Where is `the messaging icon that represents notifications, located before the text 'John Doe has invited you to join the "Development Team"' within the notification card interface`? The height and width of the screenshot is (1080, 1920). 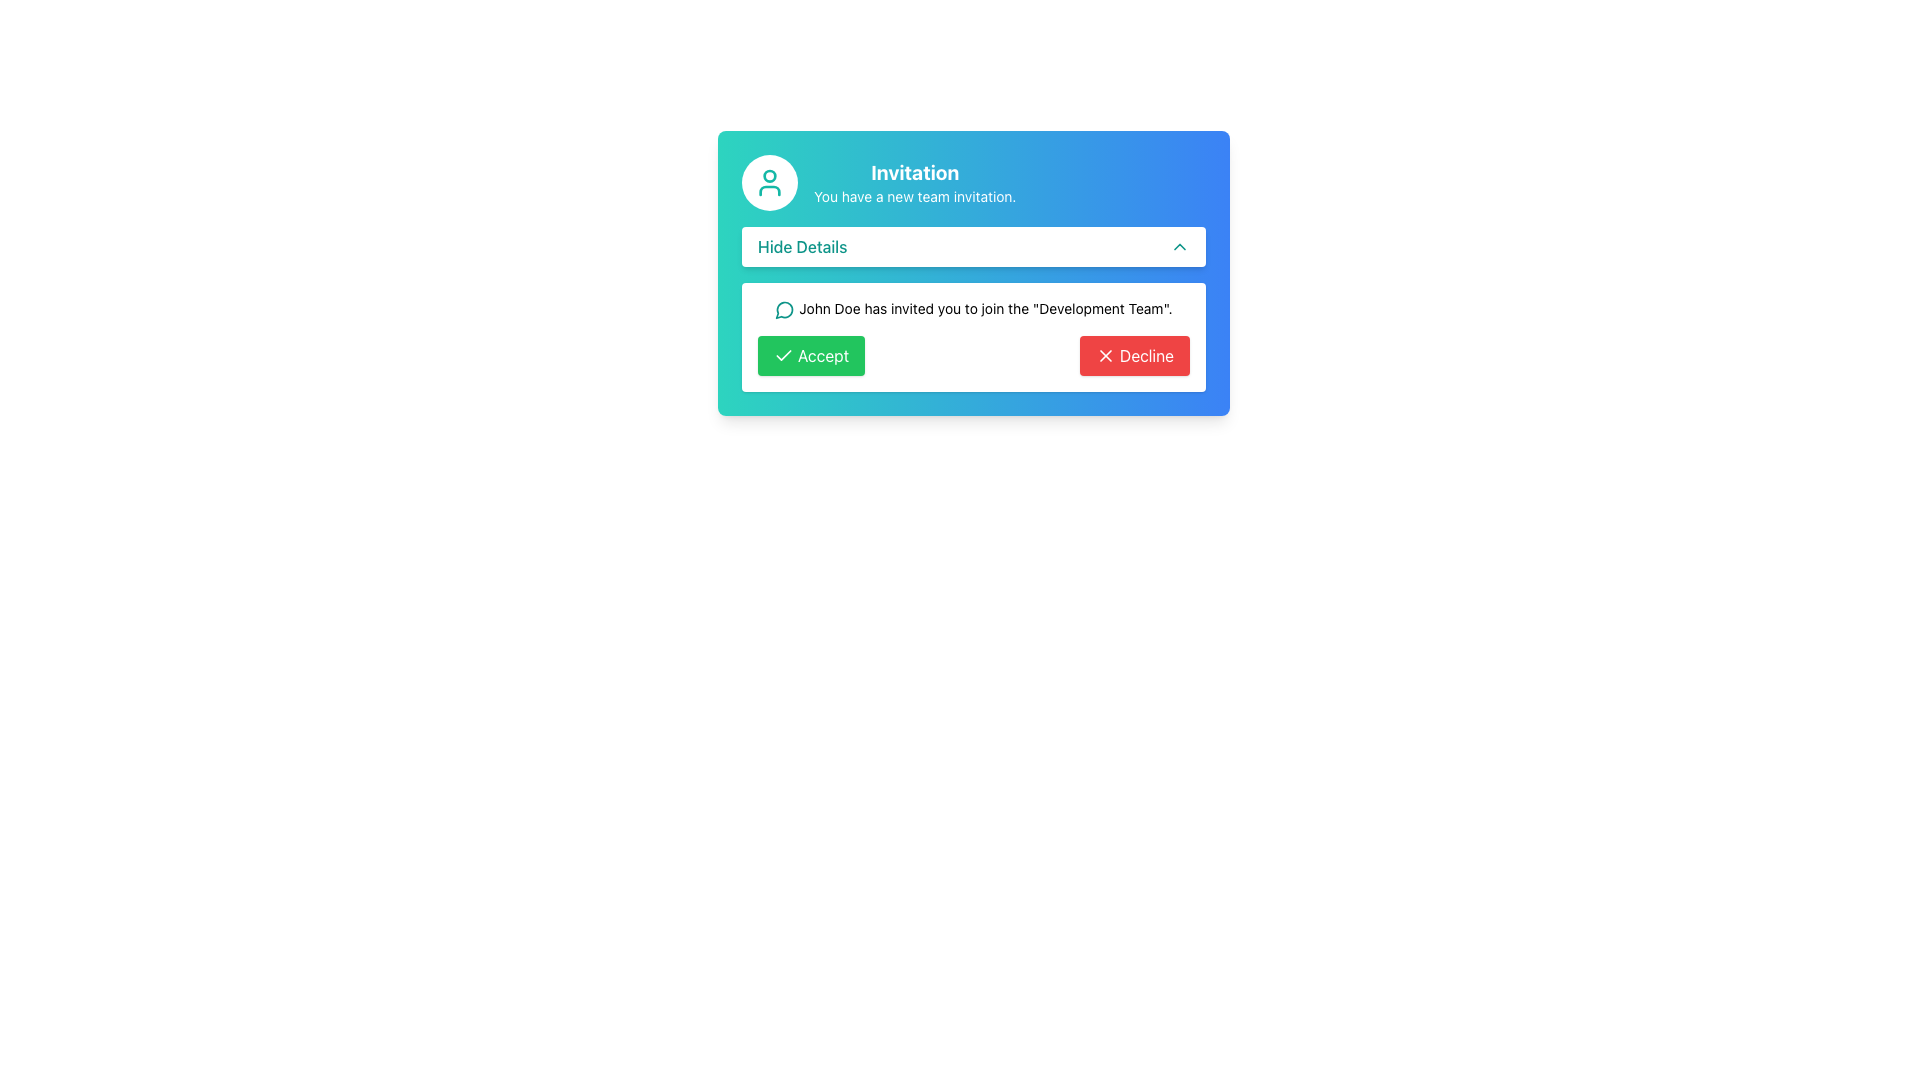 the messaging icon that represents notifications, located before the text 'John Doe has invited you to join the "Development Team"' within the notification card interface is located at coordinates (784, 310).